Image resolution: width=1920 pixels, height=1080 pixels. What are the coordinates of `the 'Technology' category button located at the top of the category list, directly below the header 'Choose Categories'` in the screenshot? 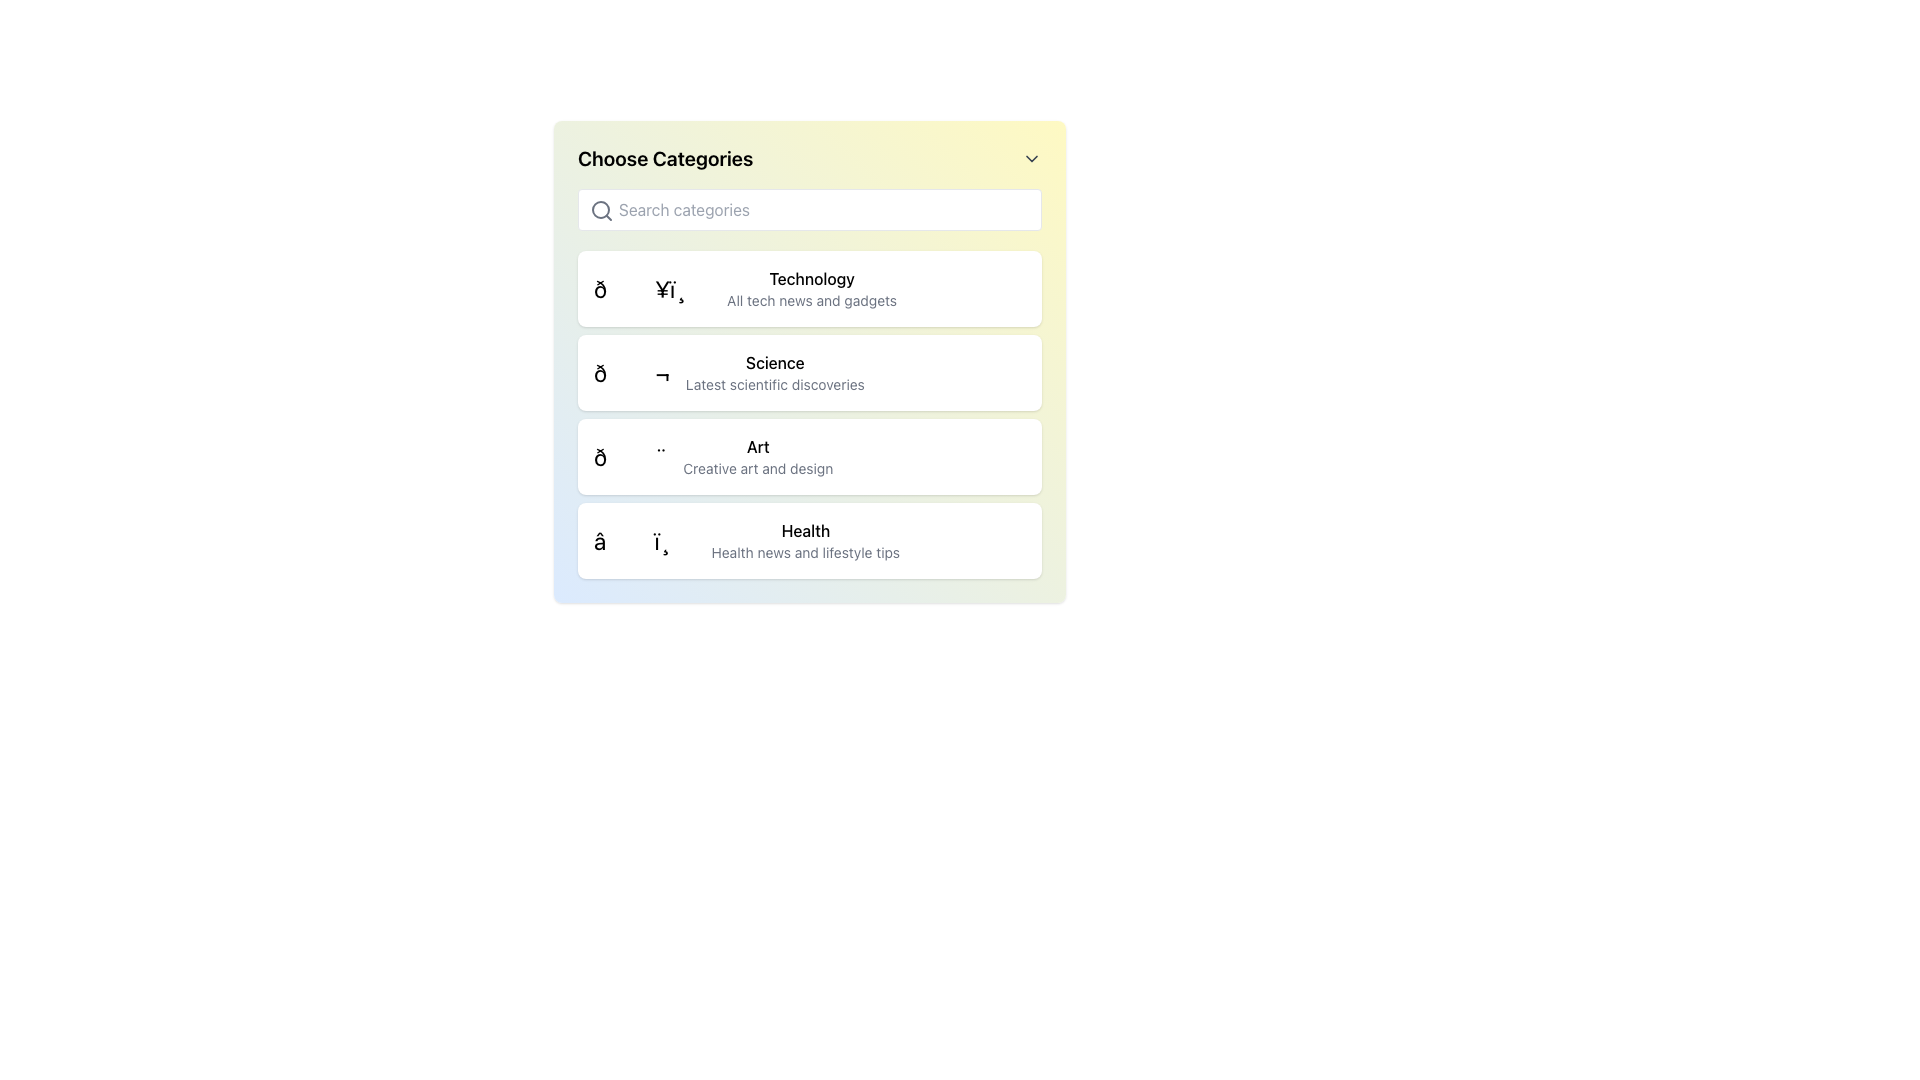 It's located at (810, 289).